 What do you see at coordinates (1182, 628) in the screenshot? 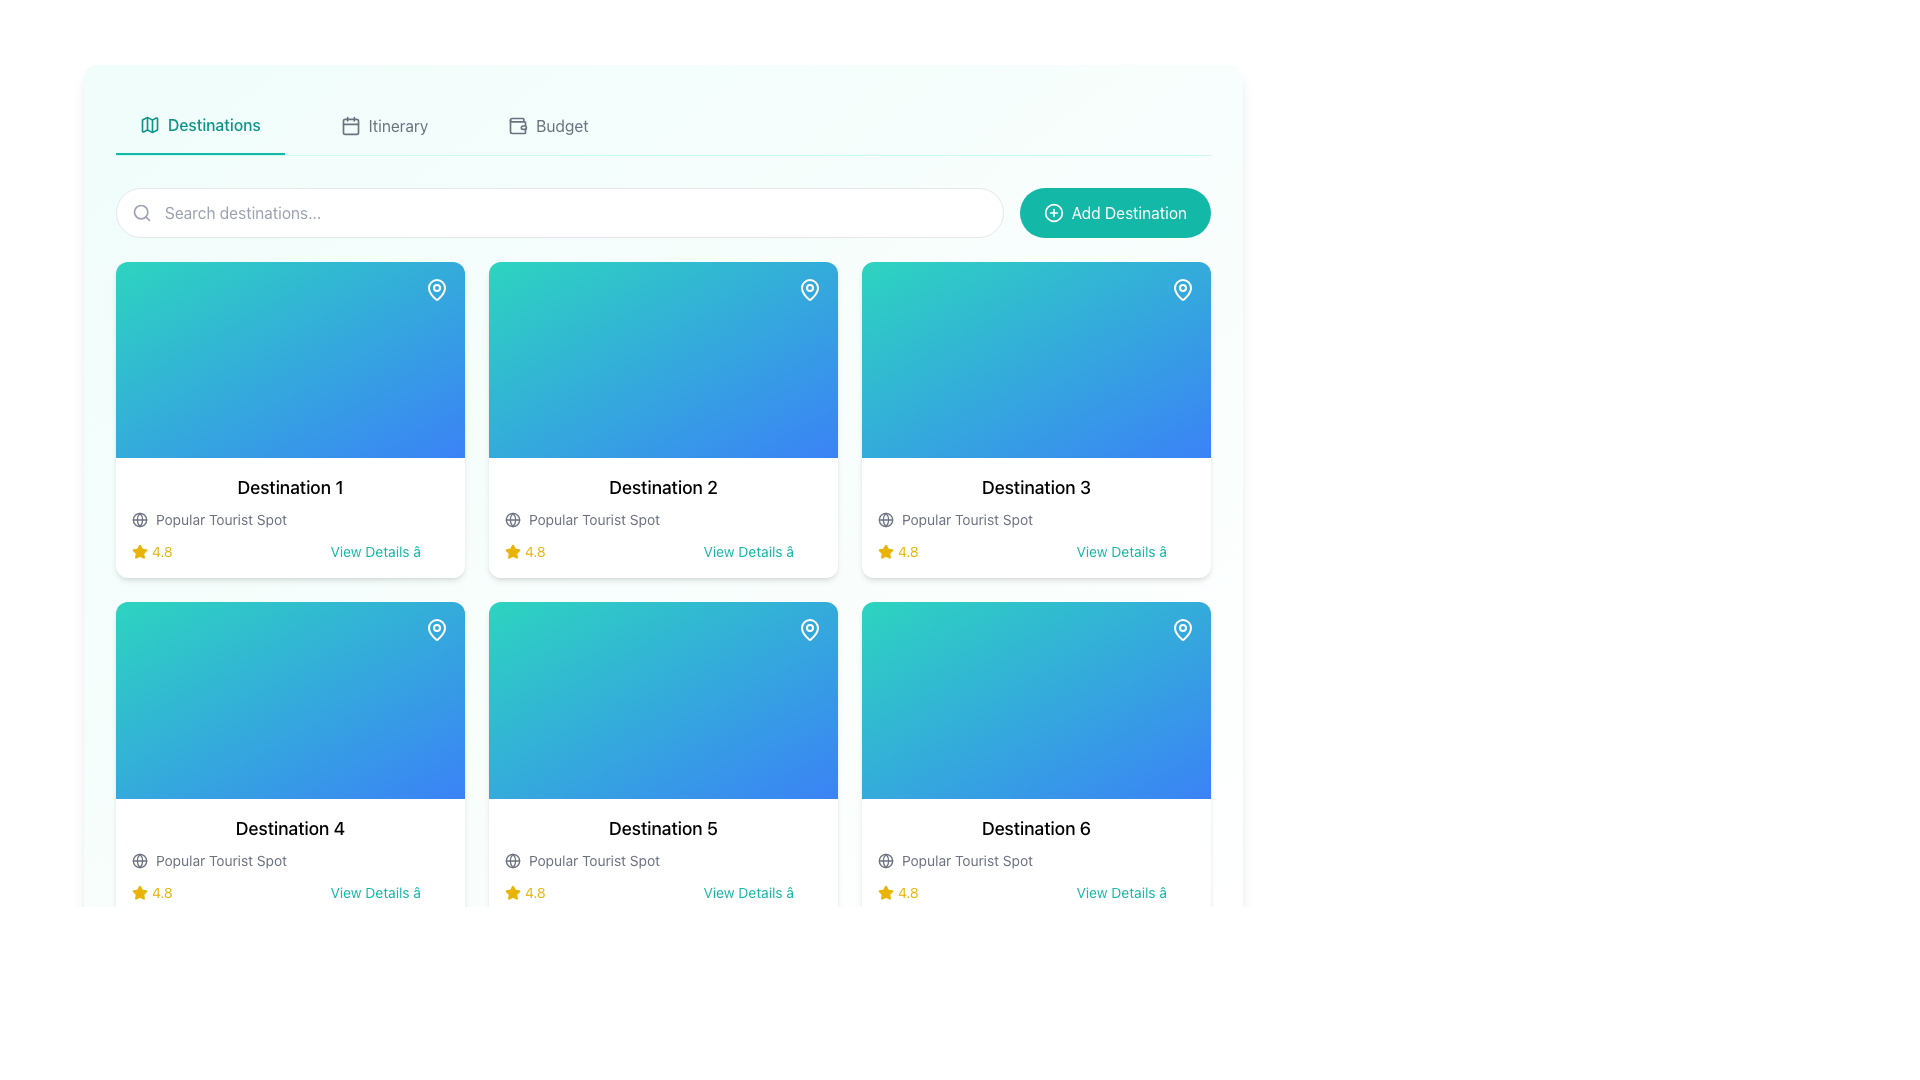
I see `the icon located at the top-right corner of the card labeled 'Destination 6' in the bottom-right corner of the grid layout` at bounding box center [1182, 628].